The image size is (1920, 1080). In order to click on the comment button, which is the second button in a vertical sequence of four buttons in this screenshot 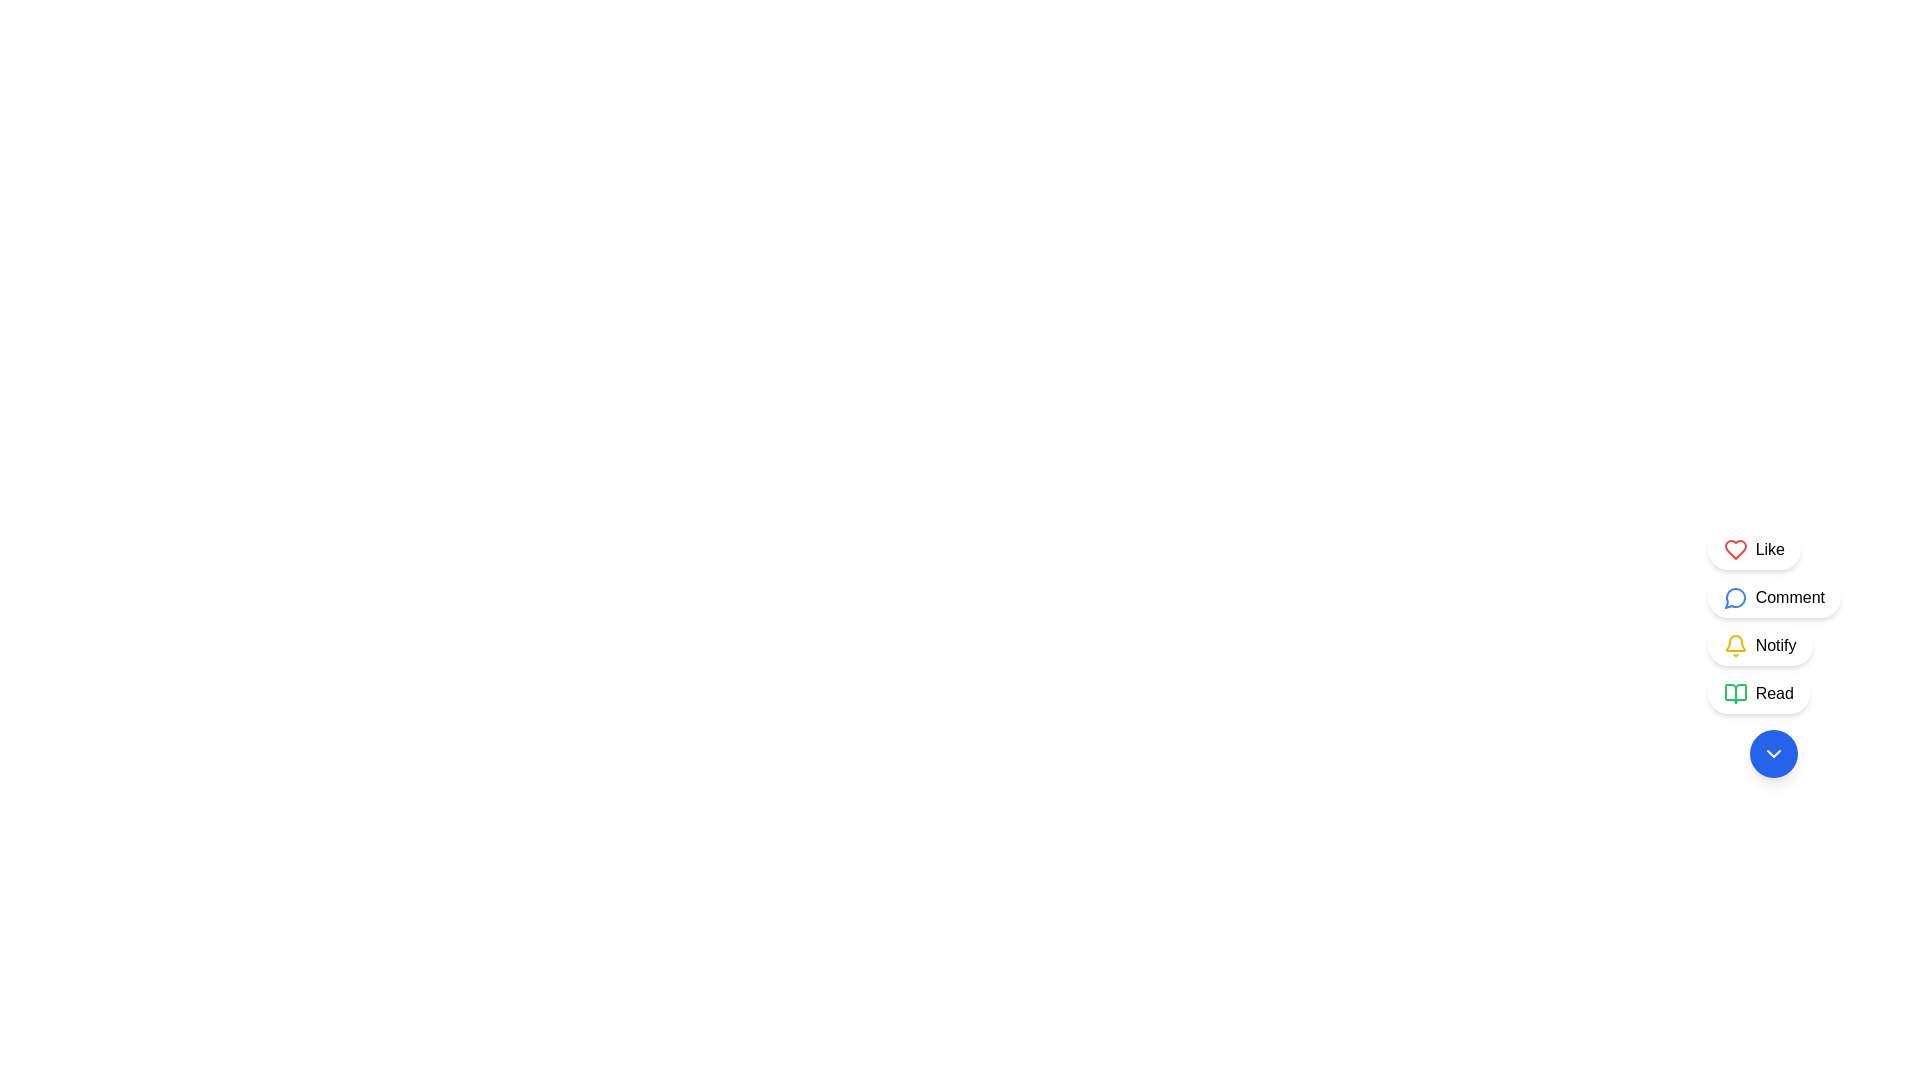, I will do `click(1774, 596)`.